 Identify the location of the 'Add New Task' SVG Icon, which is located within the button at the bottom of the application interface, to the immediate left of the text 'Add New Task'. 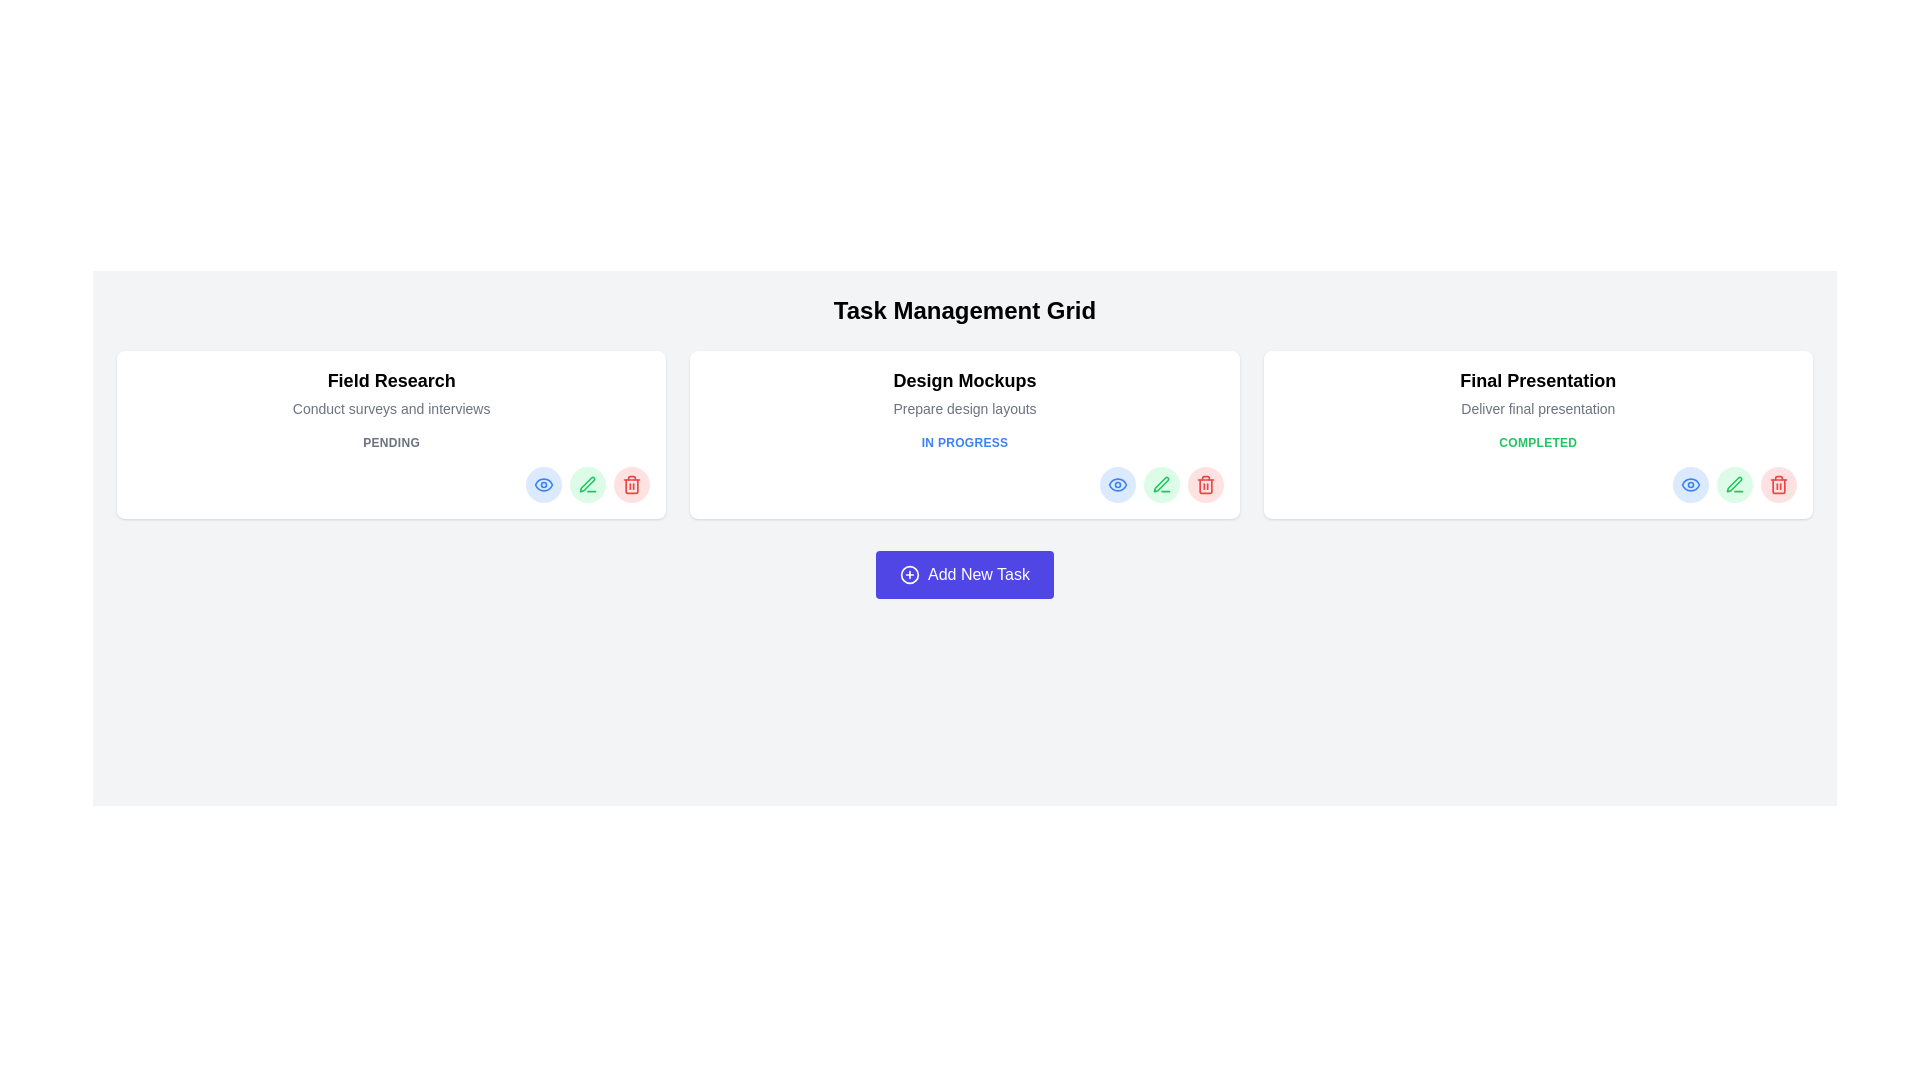
(909, 574).